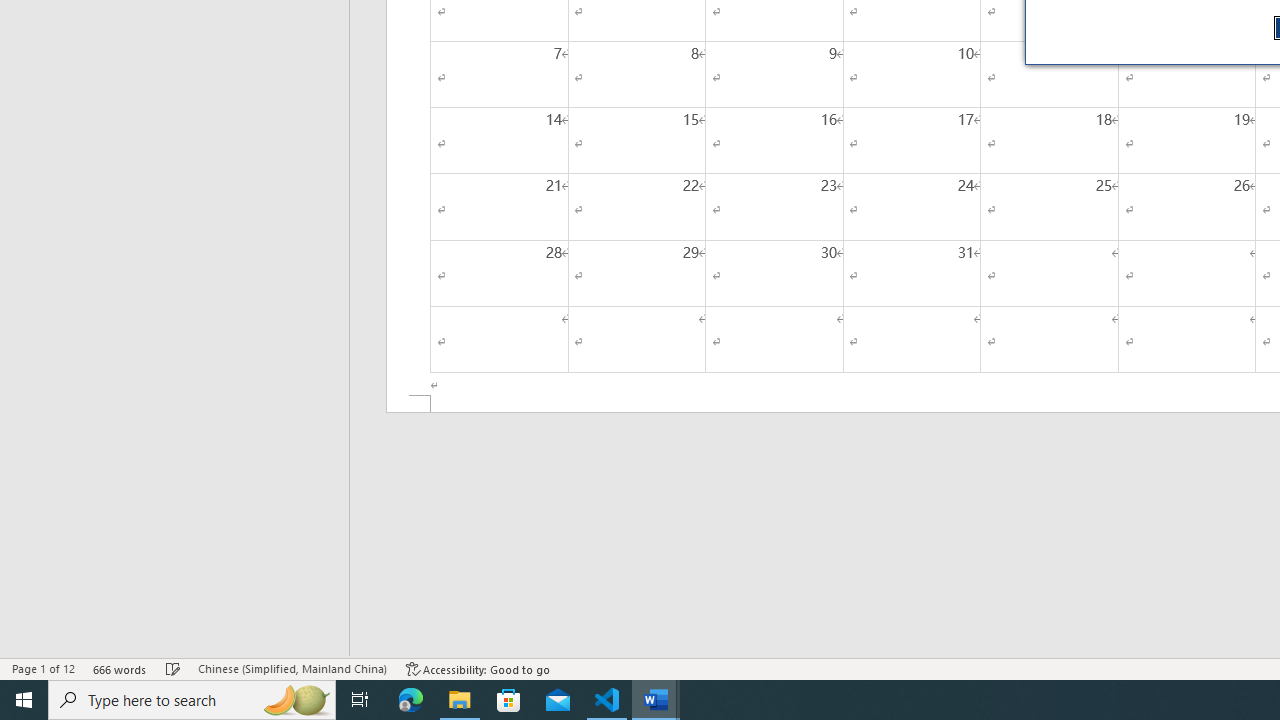 Image resolution: width=1280 pixels, height=720 pixels. What do you see at coordinates (477, 669) in the screenshot?
I see `'Accessibility Checker Accessibility: Good to go'` at bounding box center [477, 669].